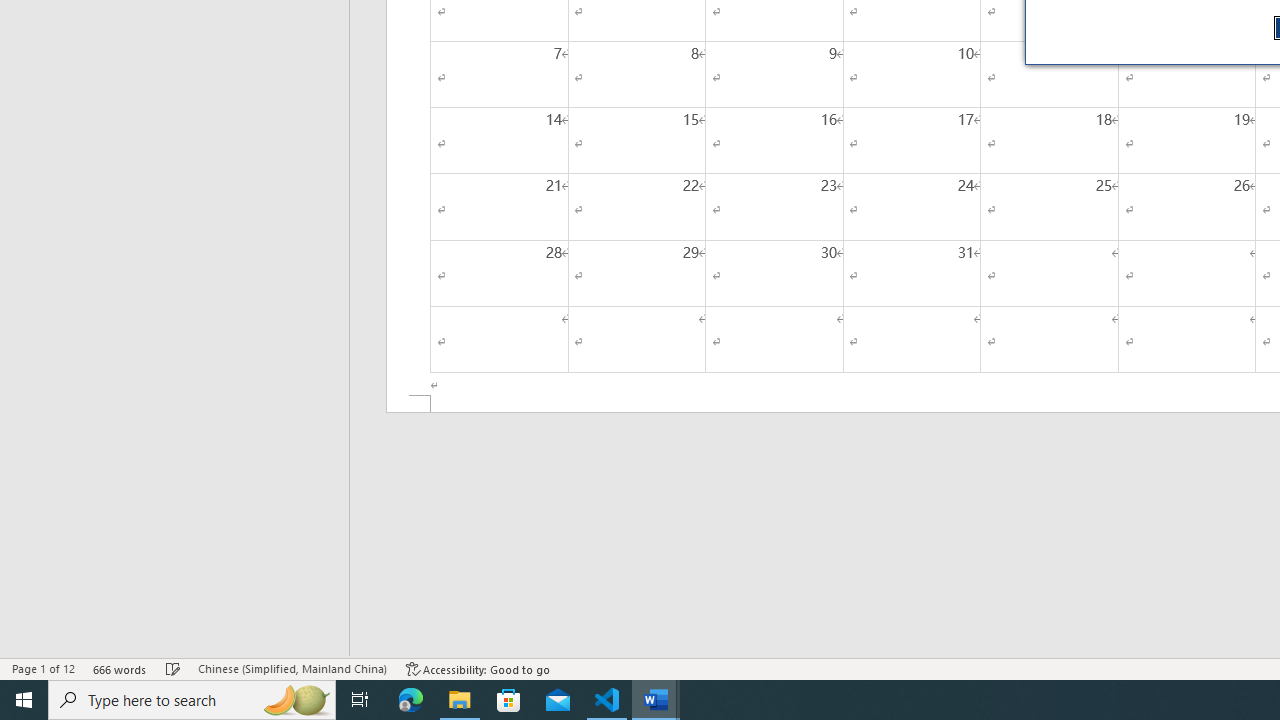 Image resolution: width=1280 pixels, height=720 pixels. What do you see at coordinates (477, 669) in the screenshot?
I see `'Accessibility Checker Accessibility: Good to go'` at bounding box center [477, 669].